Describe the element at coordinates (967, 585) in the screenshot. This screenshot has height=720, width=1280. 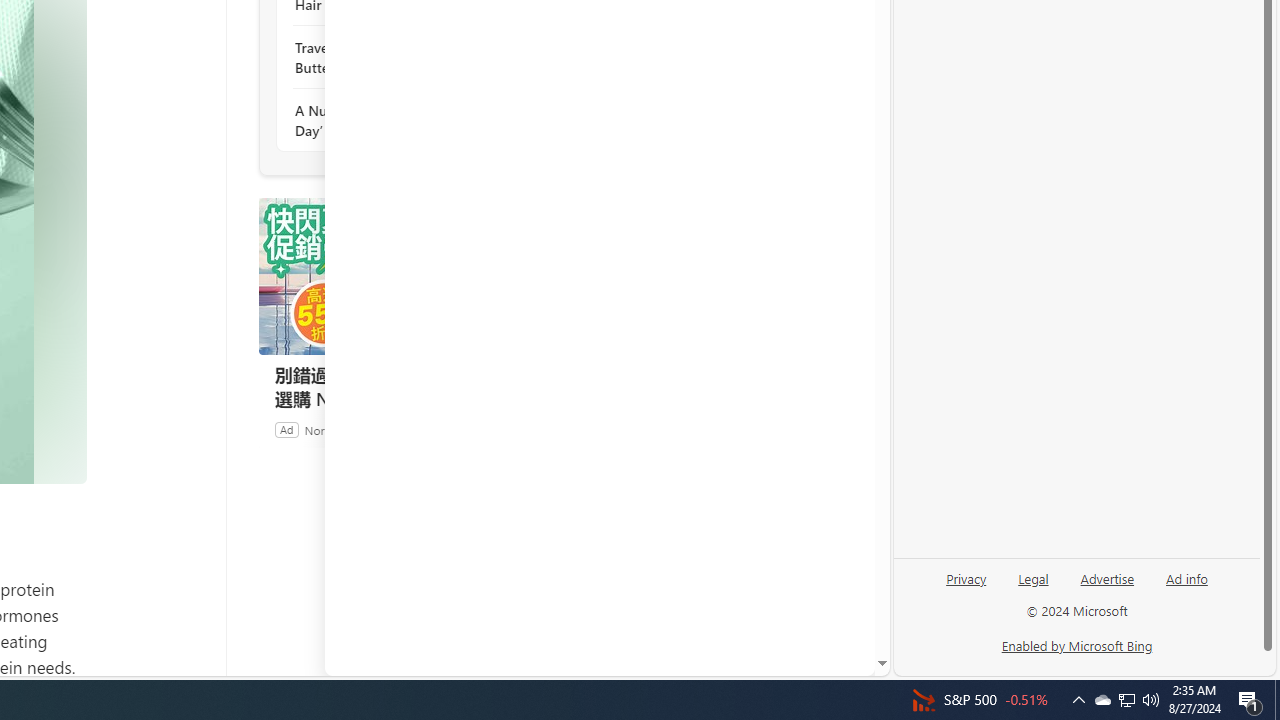
I see `'Privacy'` at that location.